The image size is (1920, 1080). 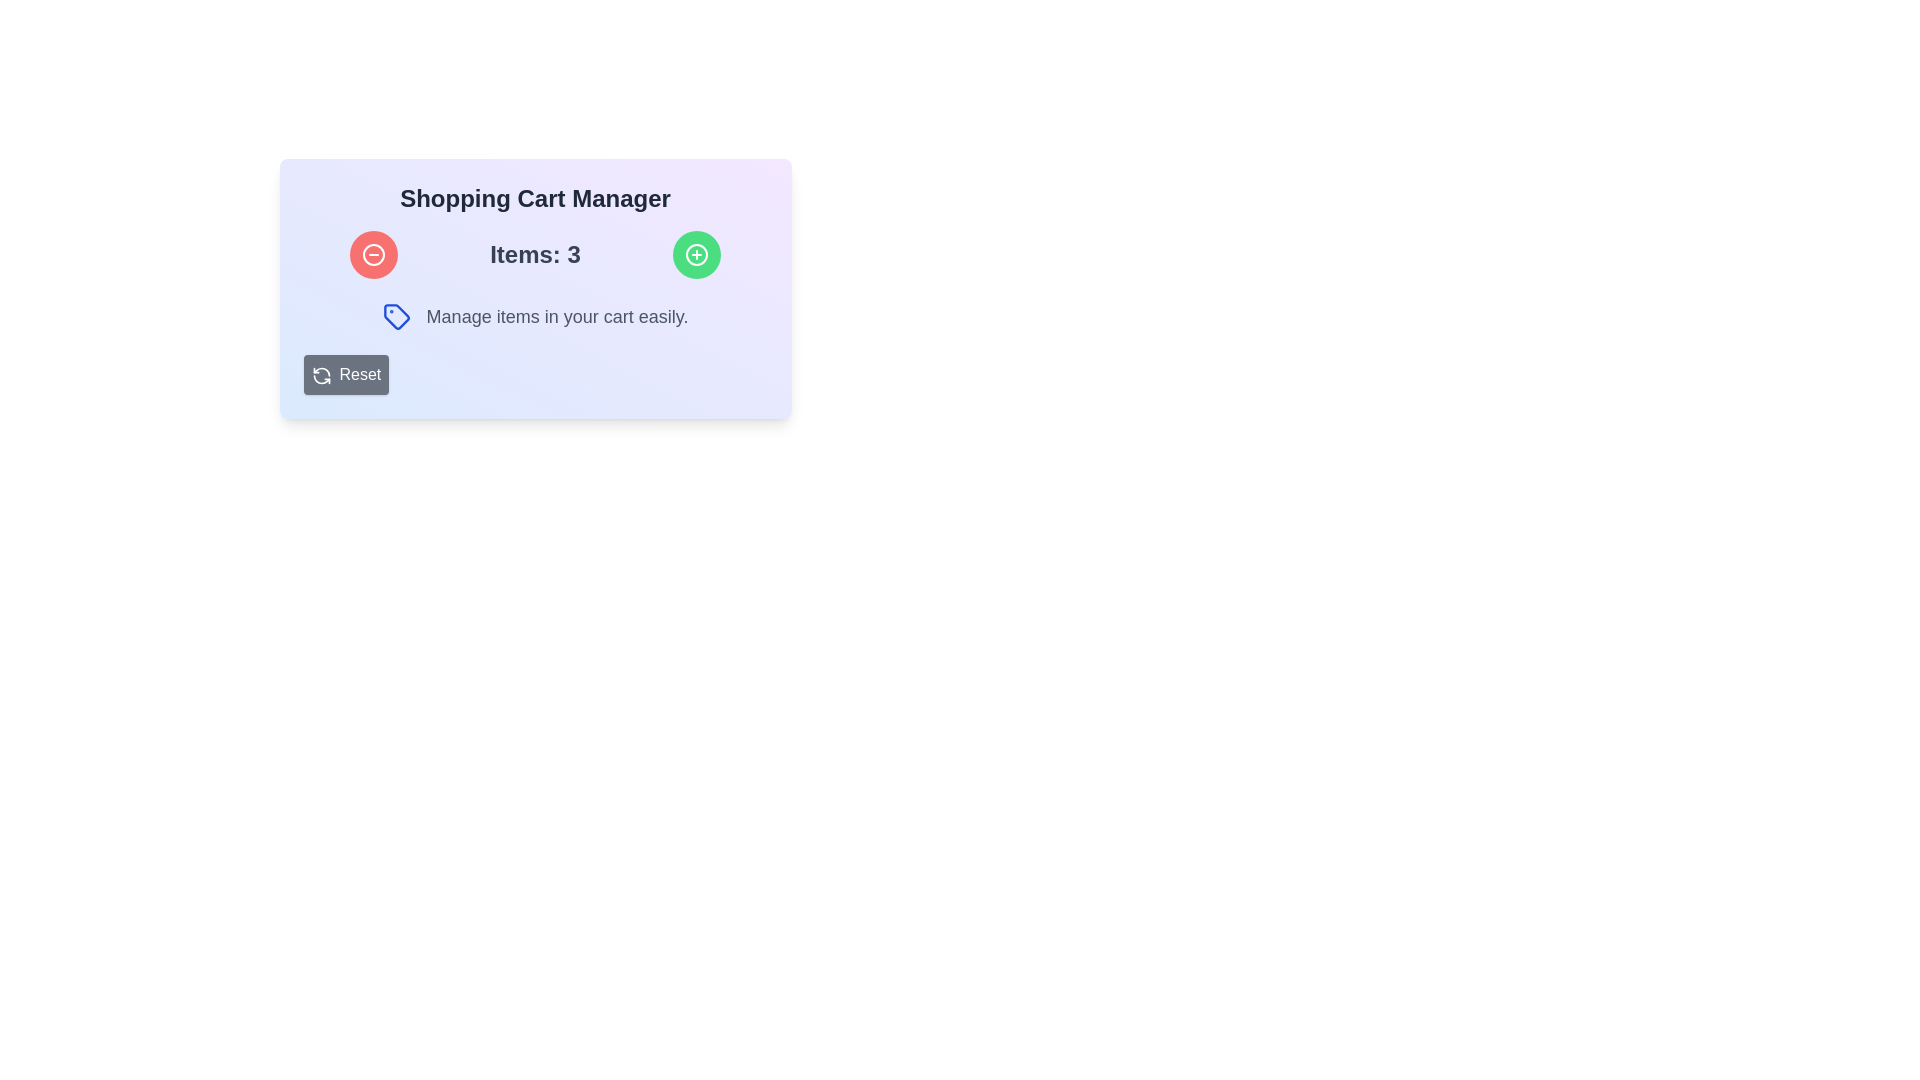 What do you see at coordinates (535, 315) in the screenshot?
I see `the text label 'Manage items in your cart easily.' with a blue tag icon, located in the Shopping Cart Manager card, centered between 'Items: 3' and the 'Reset' button` at bounding box center [535, 315].